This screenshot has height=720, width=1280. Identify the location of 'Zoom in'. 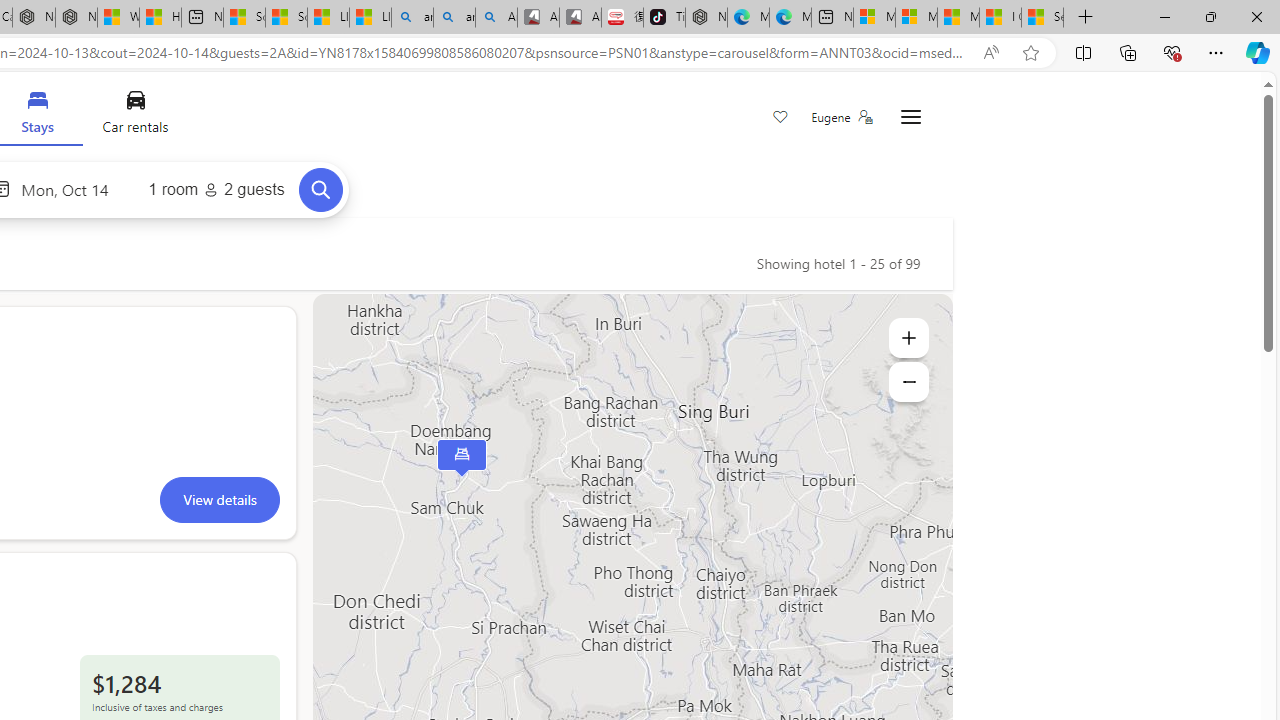
(907, 337).